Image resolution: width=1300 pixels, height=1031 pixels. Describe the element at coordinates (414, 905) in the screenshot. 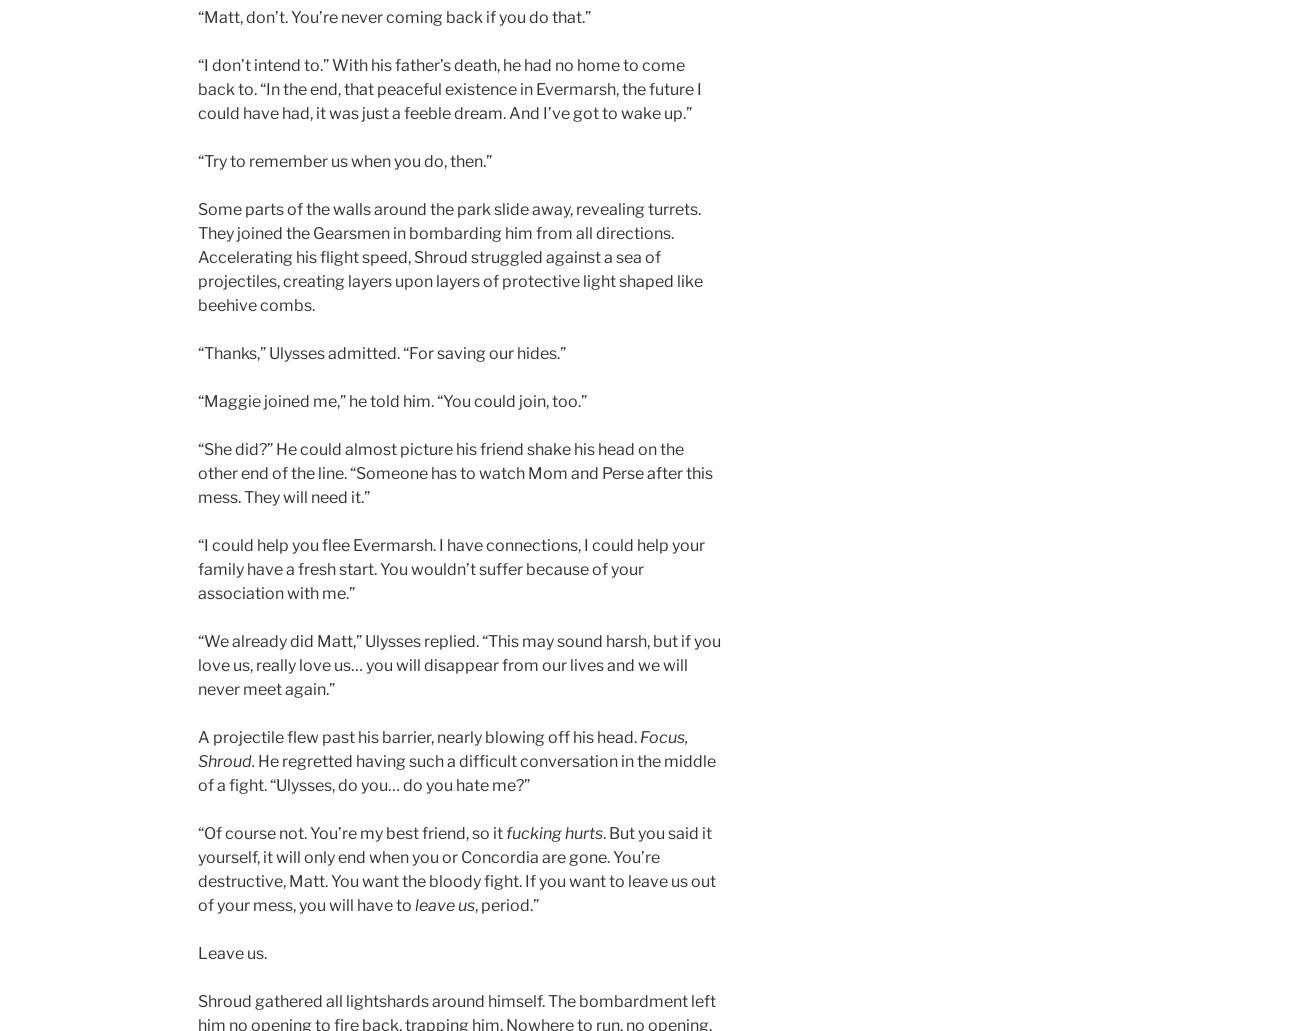

I see `'leave us'` at that location.